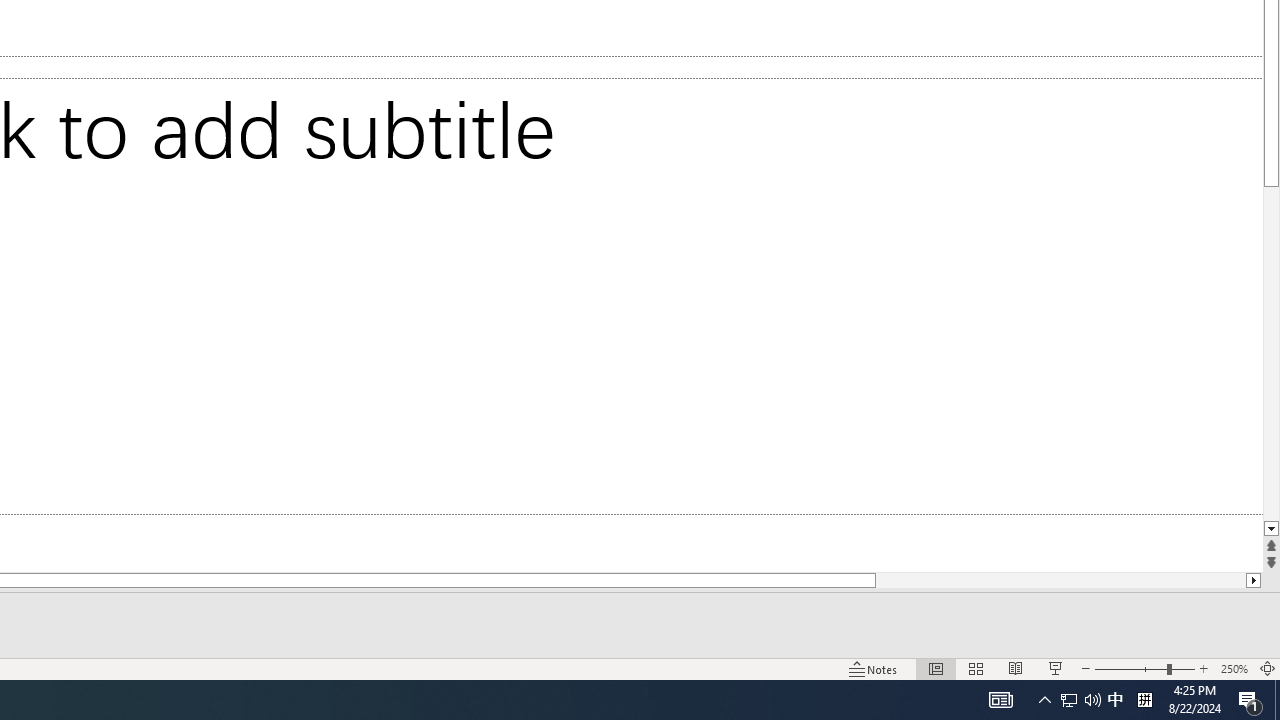 The height and width of the screenshot is (720, 1280). I want to click on 'Zoom 250%', so click(1233, 669).